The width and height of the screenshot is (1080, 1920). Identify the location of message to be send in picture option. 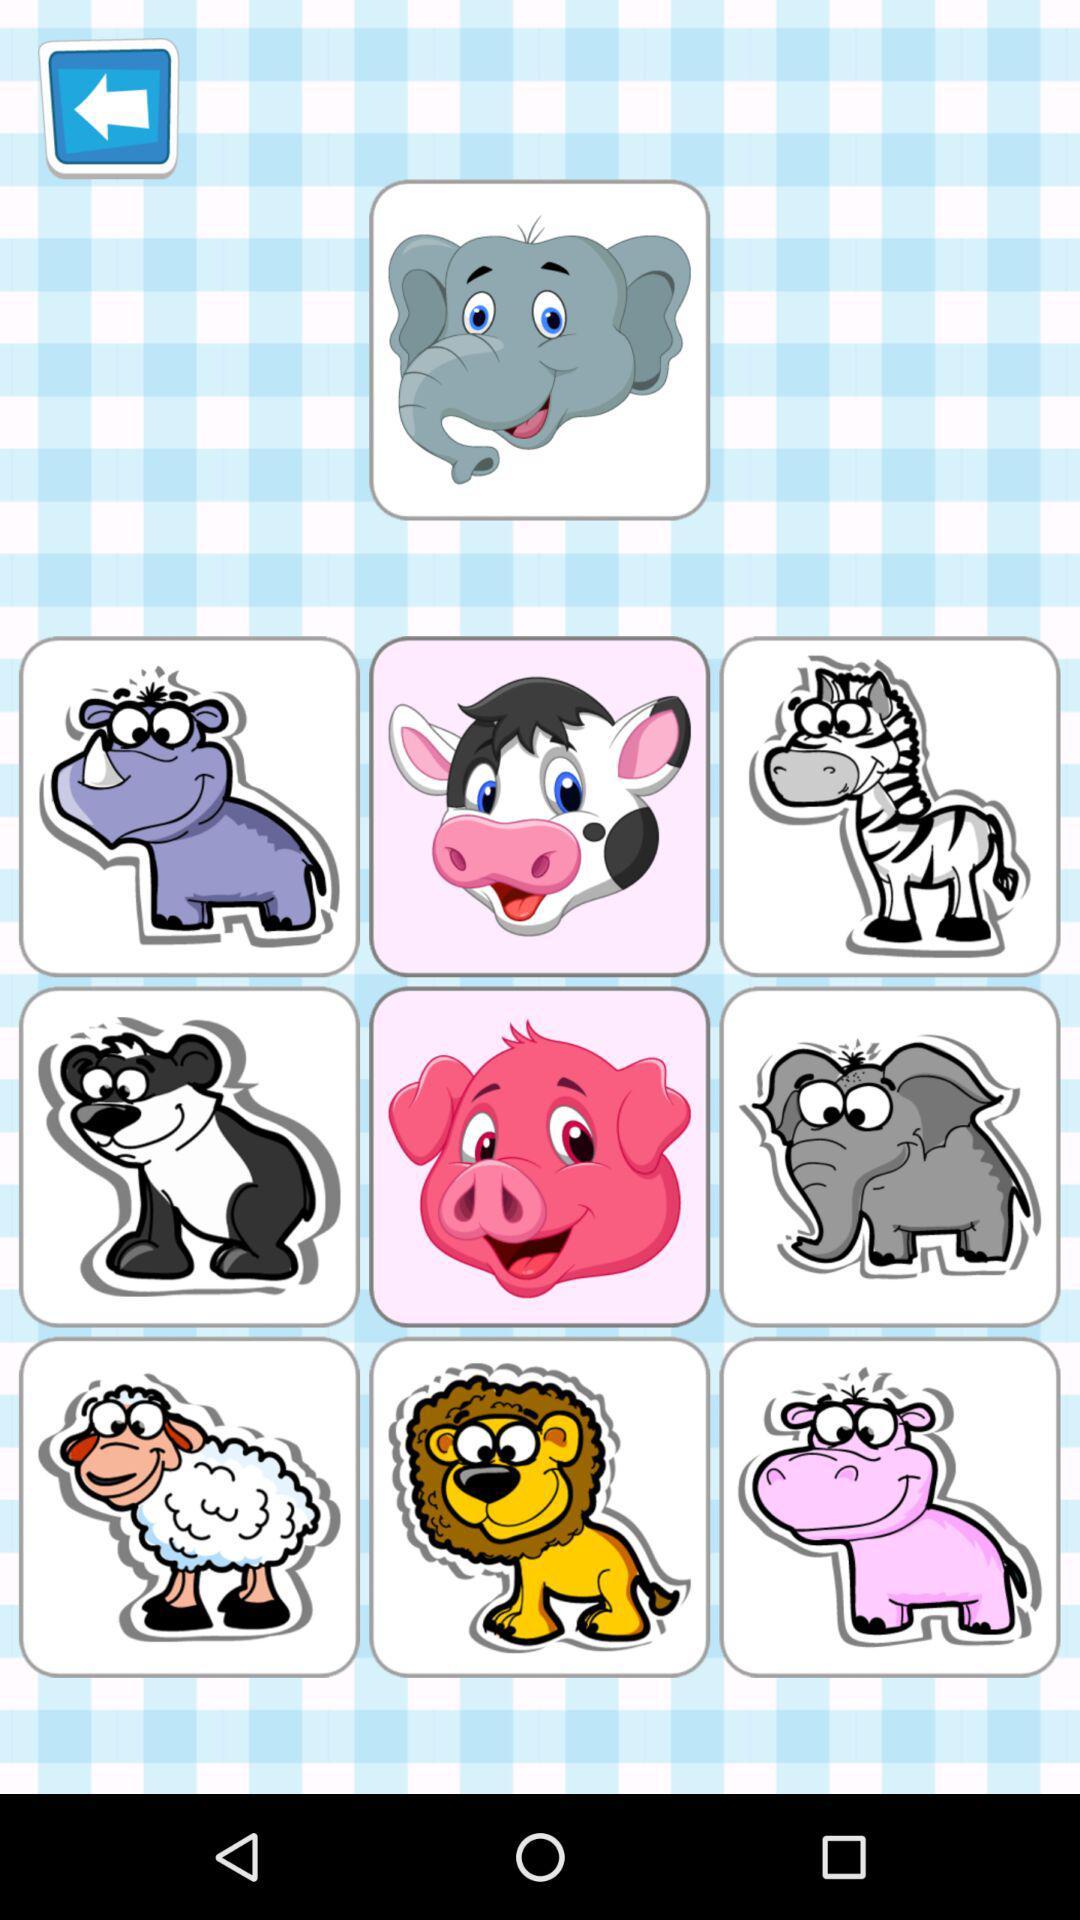
(538, 349).